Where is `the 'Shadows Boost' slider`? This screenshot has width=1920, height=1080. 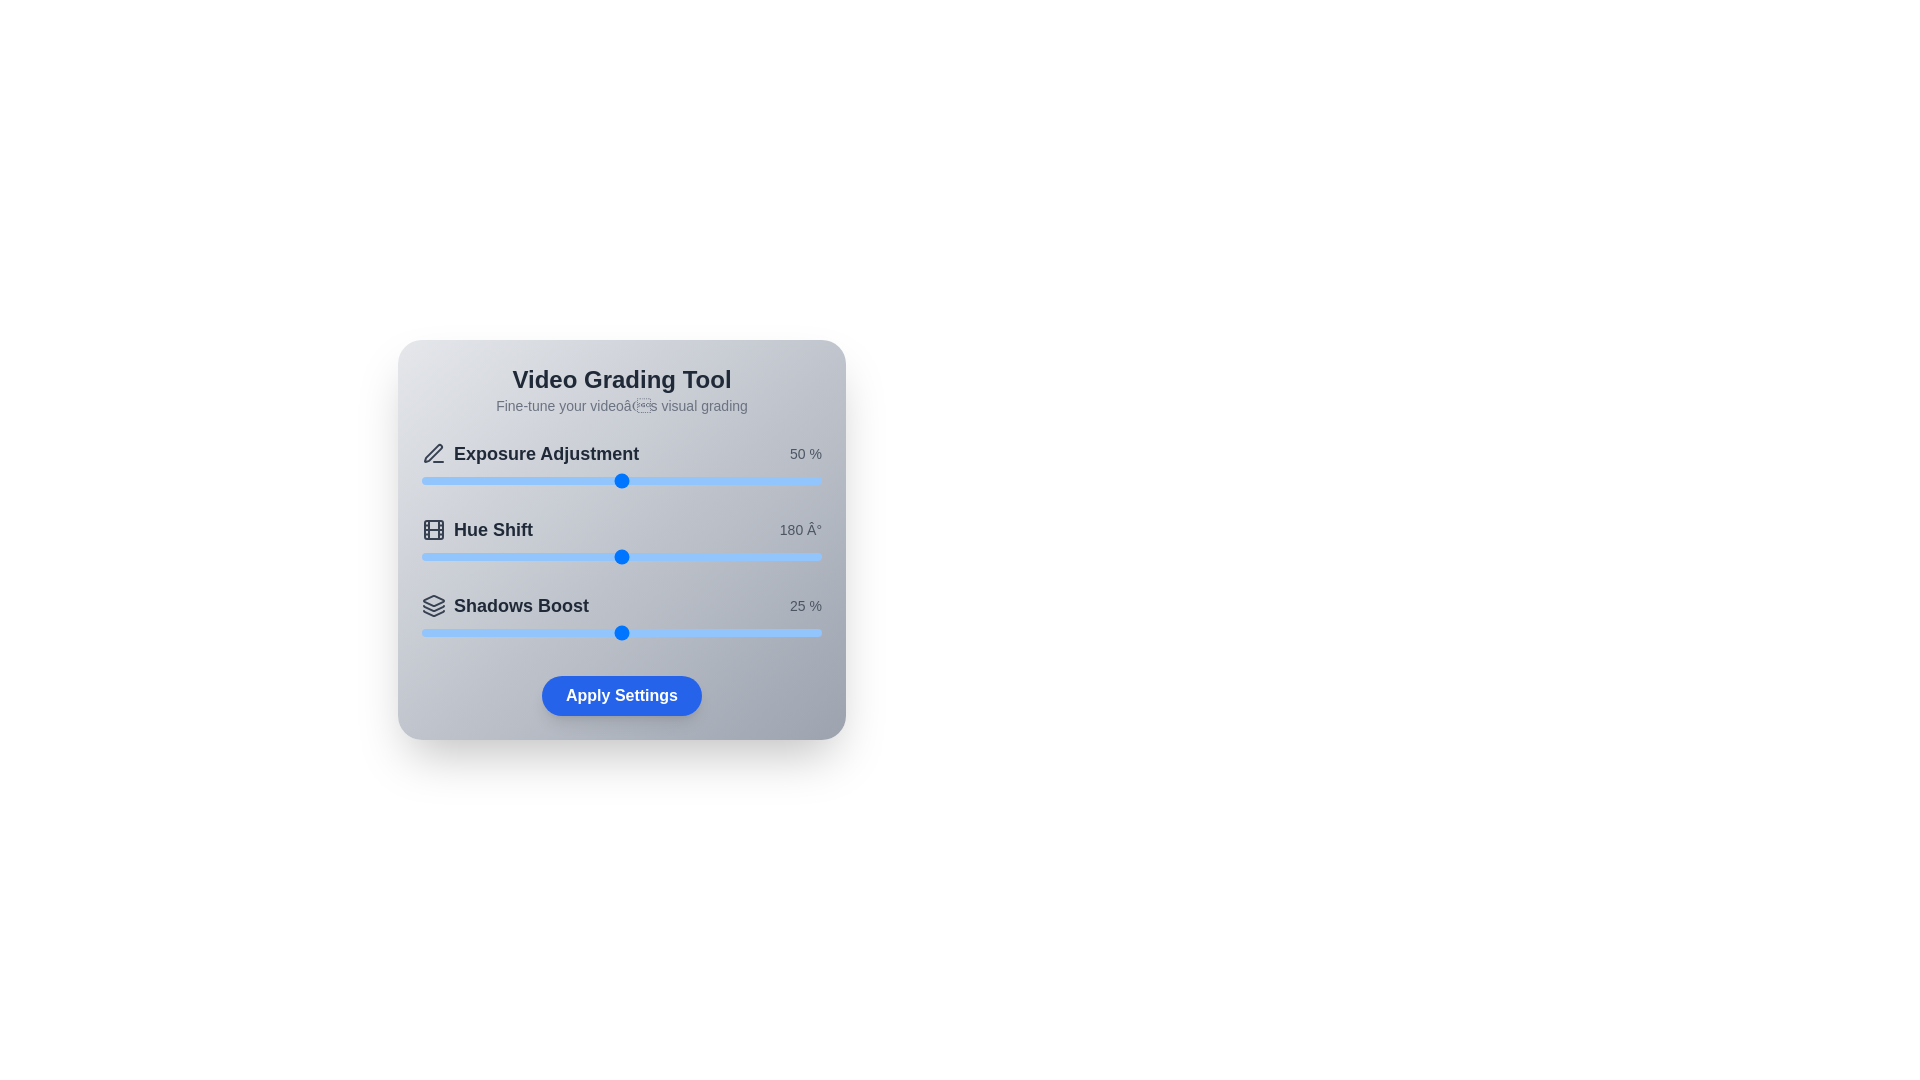
the 'Shadows Boost' slider is located at coordinates (814, 632).